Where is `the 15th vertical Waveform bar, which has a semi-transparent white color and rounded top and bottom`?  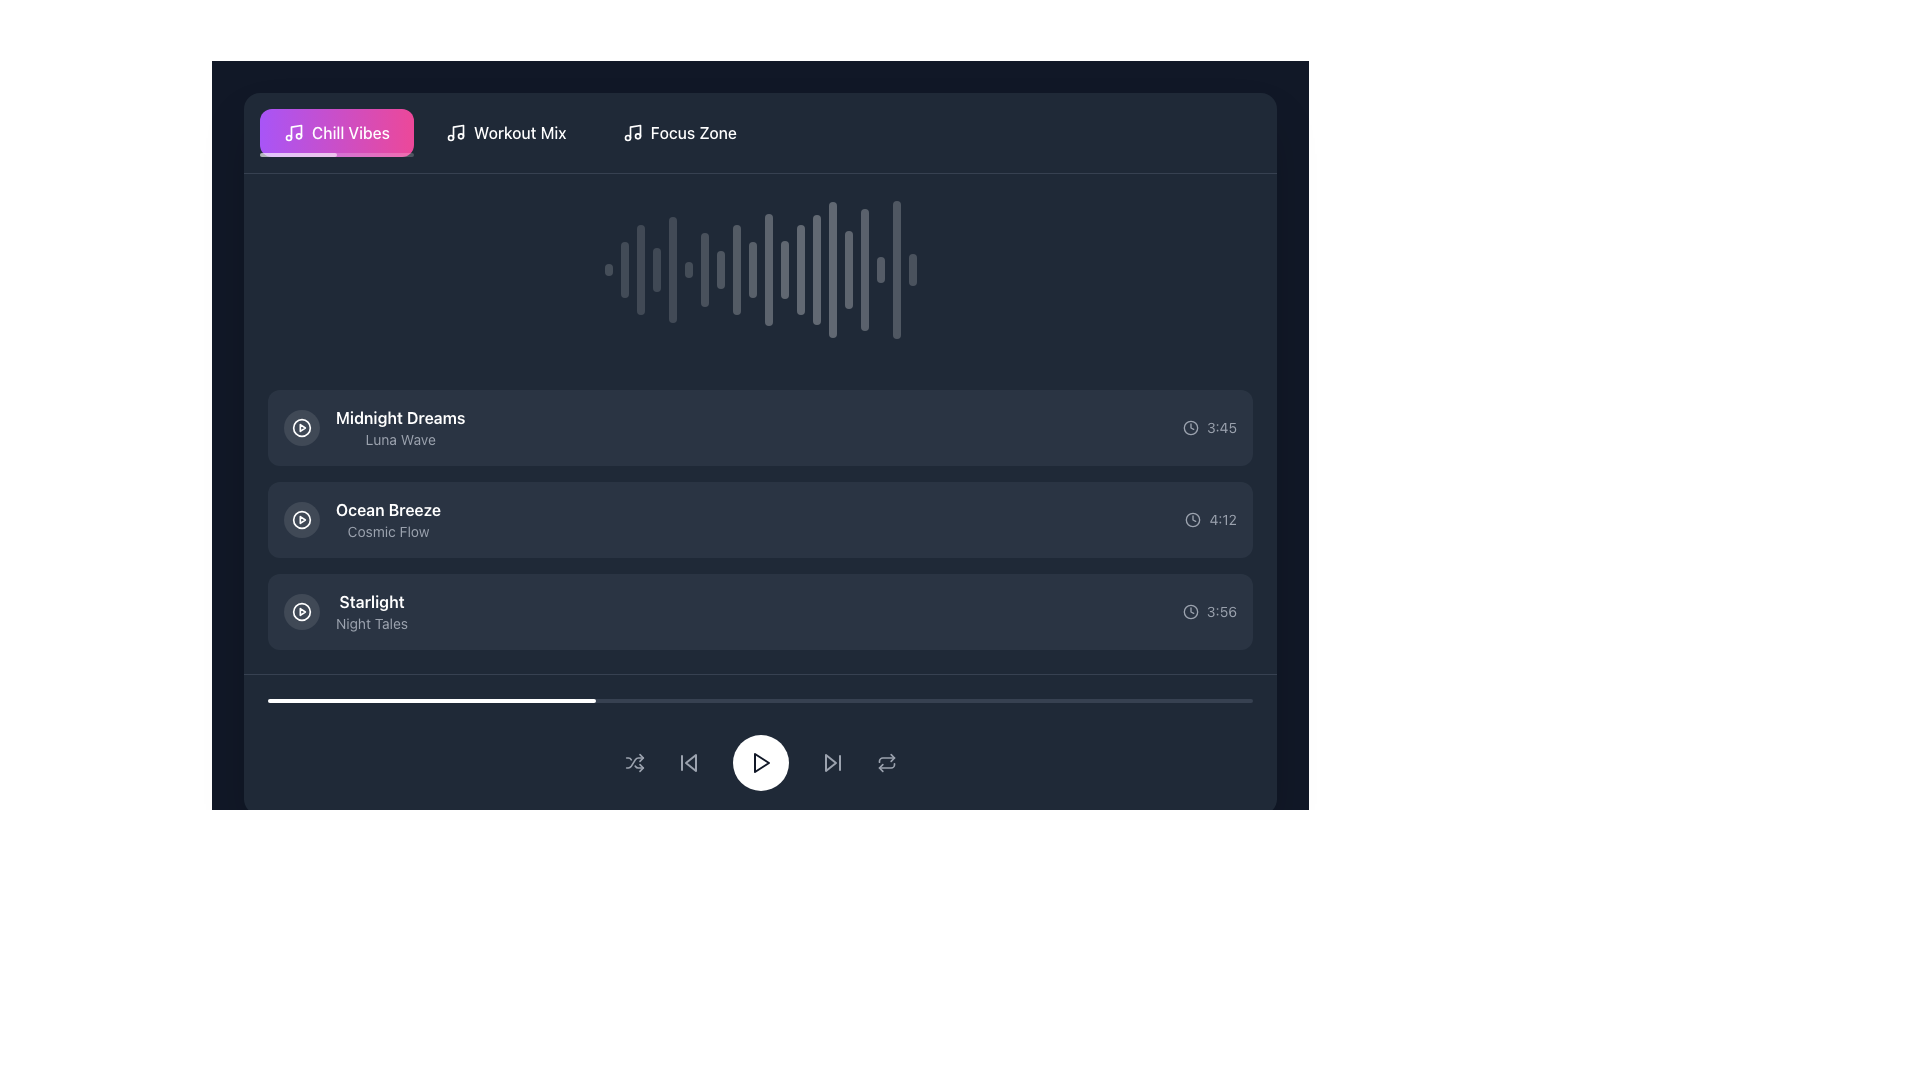
the 15th vertical Waveform bar, which has a semi-transparent white color and rounded top and bottom is located at coordinates (832, 270).